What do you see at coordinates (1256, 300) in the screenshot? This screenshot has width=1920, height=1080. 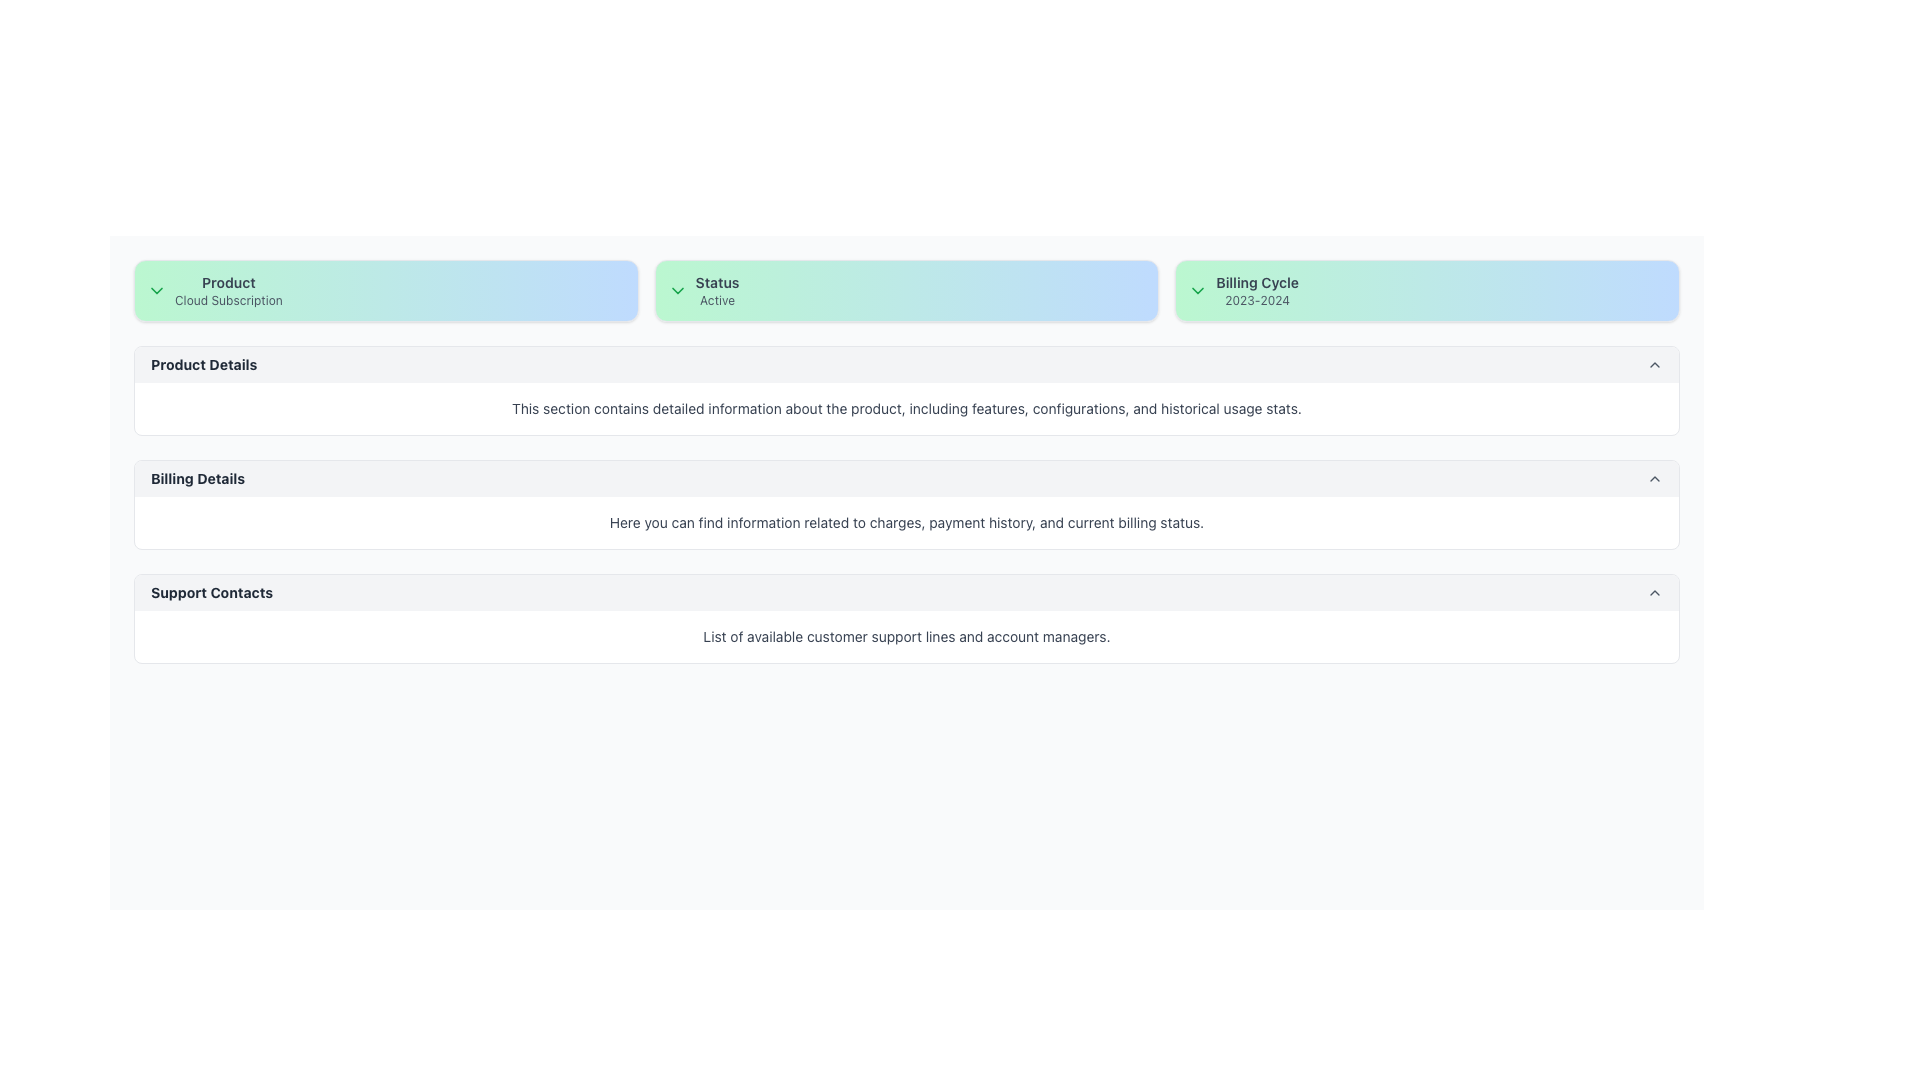 I see `the non-interactive text label displaying the billing period information located in the 'Billing Cycle' section, directly below the text 'Billing Cycle'` at bounding box center [1256, 300].